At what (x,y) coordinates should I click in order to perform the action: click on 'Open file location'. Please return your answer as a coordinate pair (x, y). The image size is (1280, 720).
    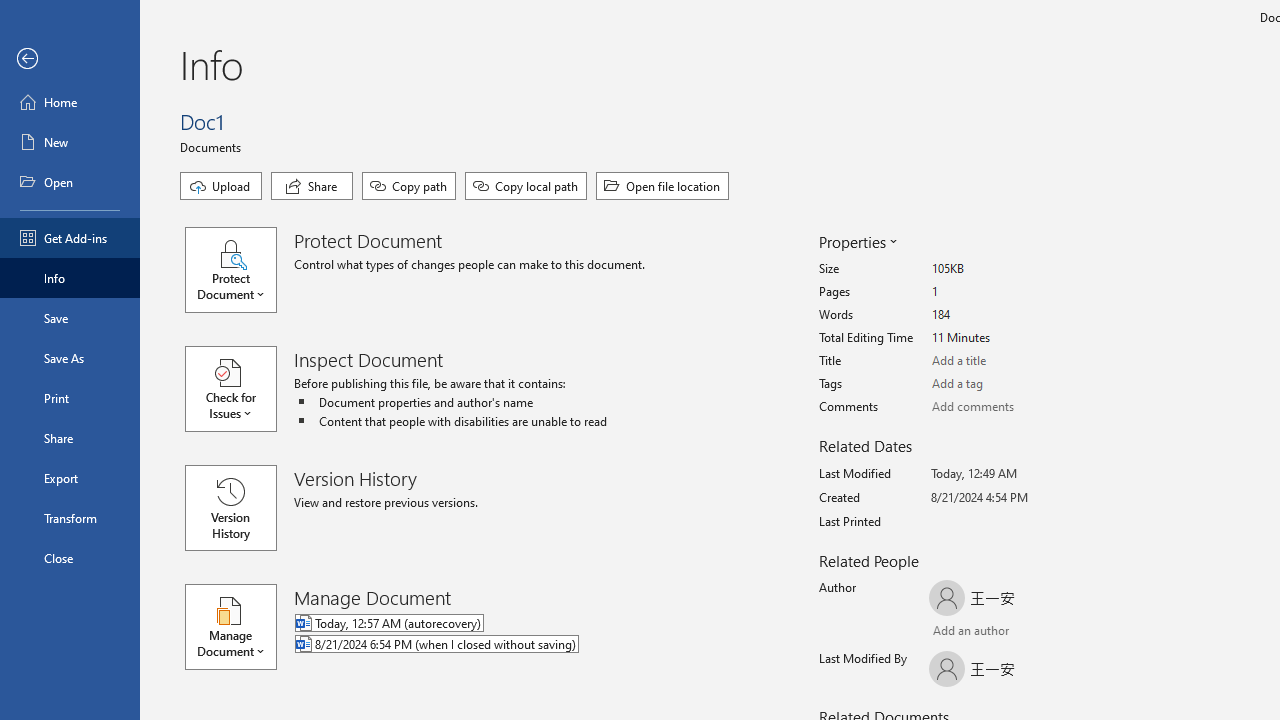
    Looking at the image, I should click on (663, 186).